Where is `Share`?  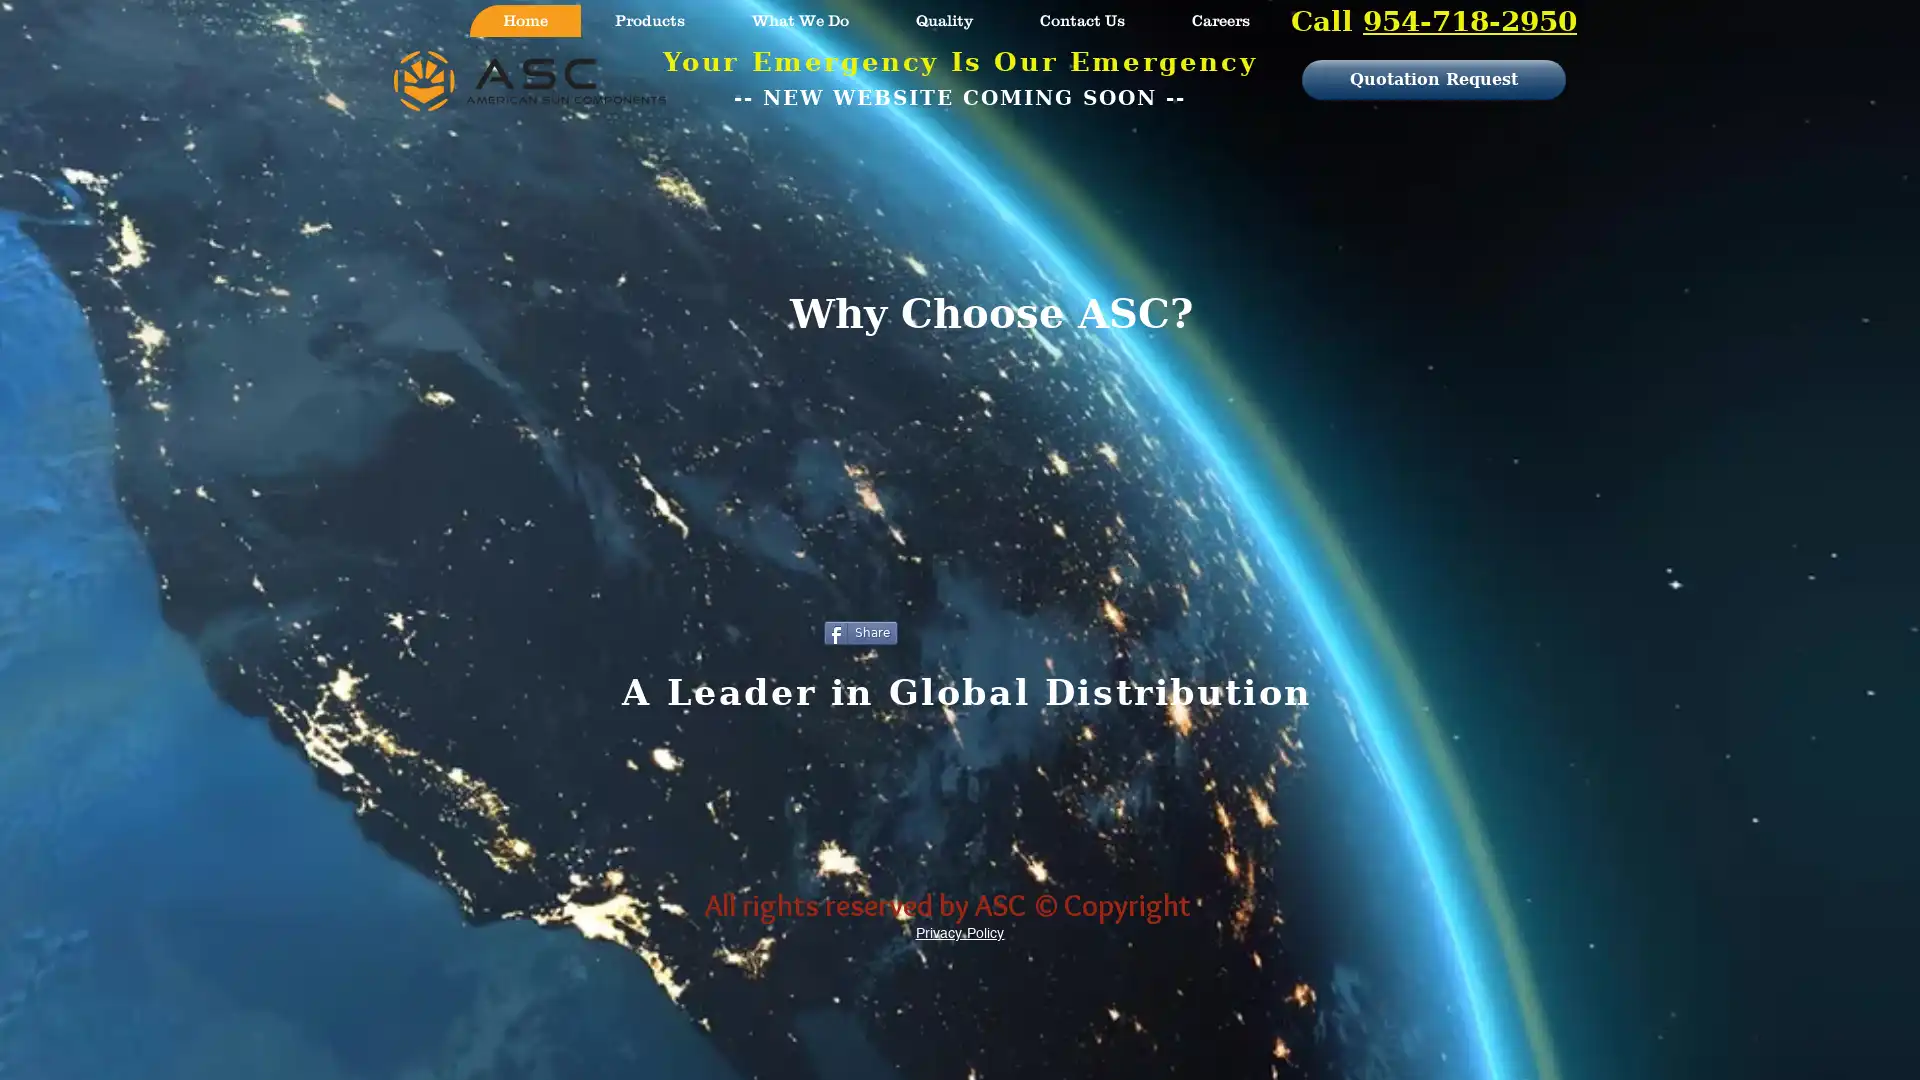 Share is located at coordinates (860, 632).